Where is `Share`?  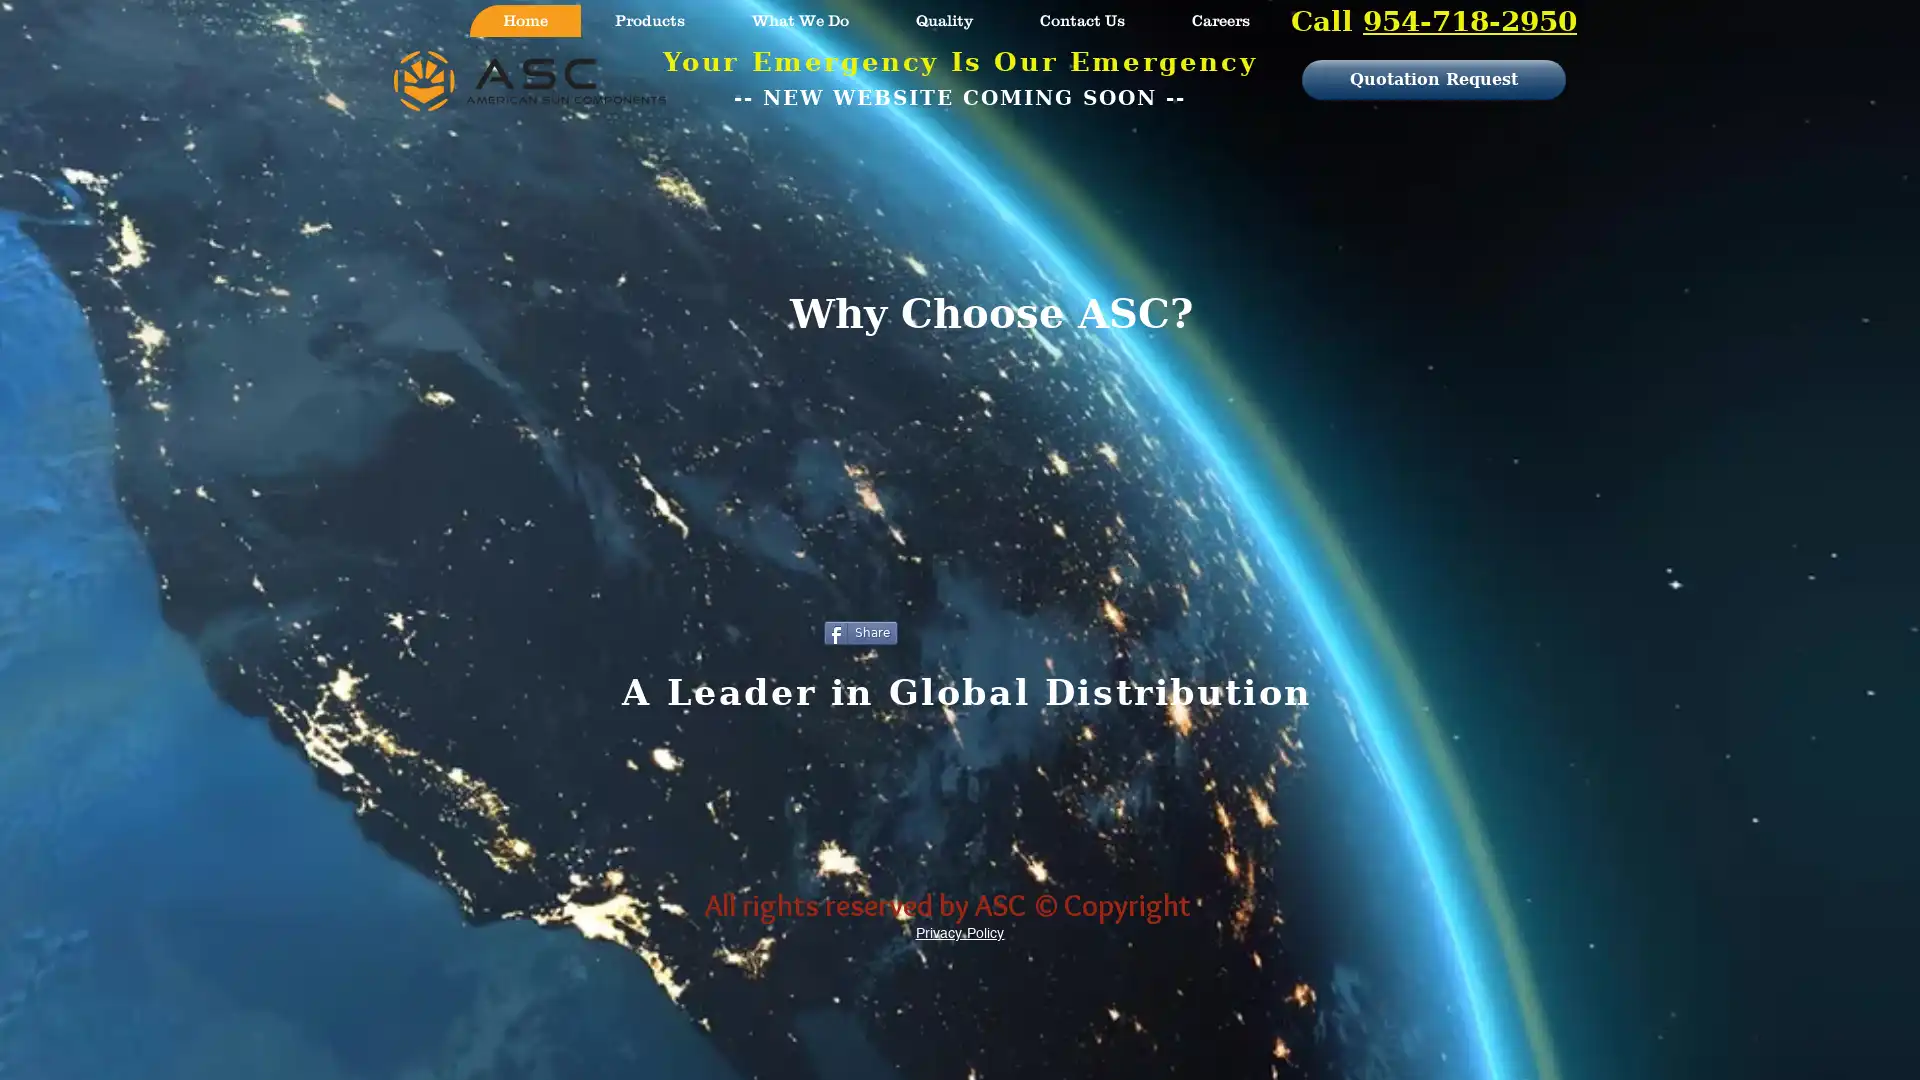 Share is located at coordinates (860, 632).